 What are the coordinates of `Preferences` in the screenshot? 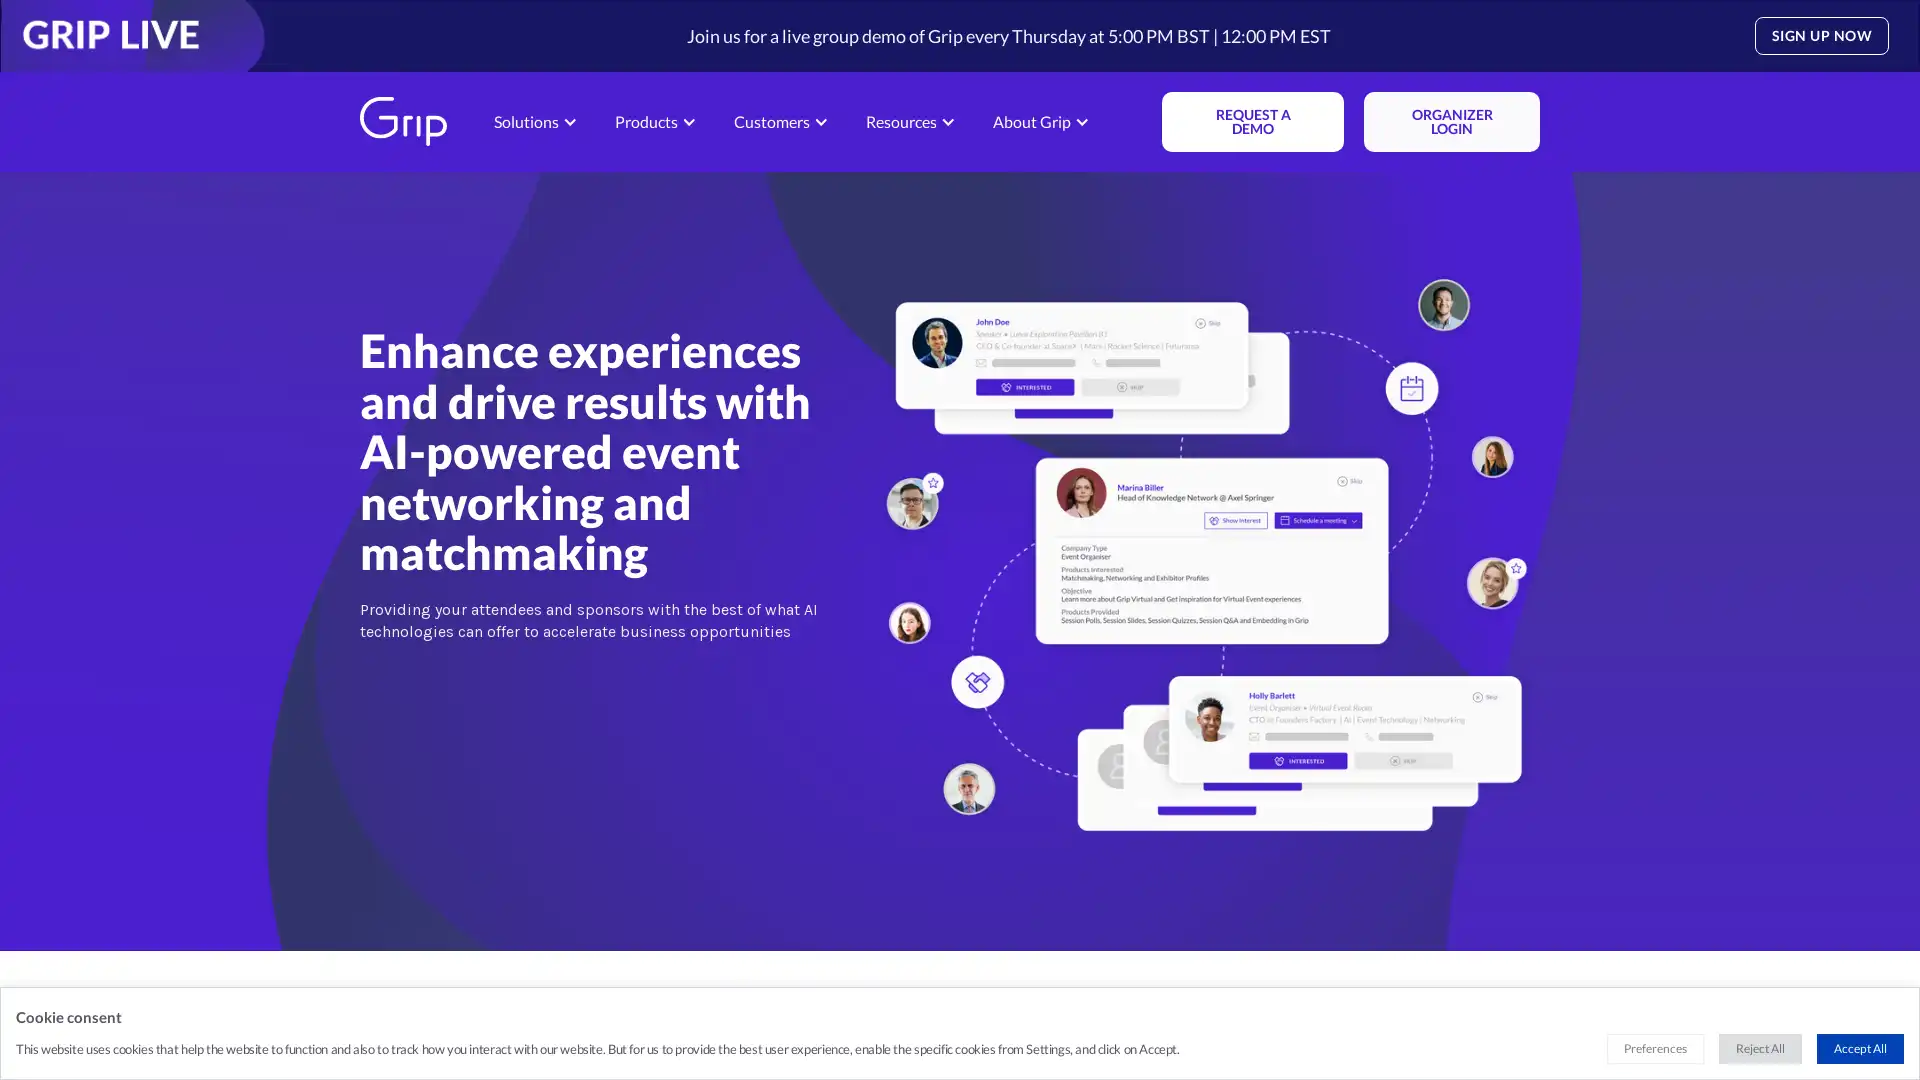 It's located at (1655, 1048).